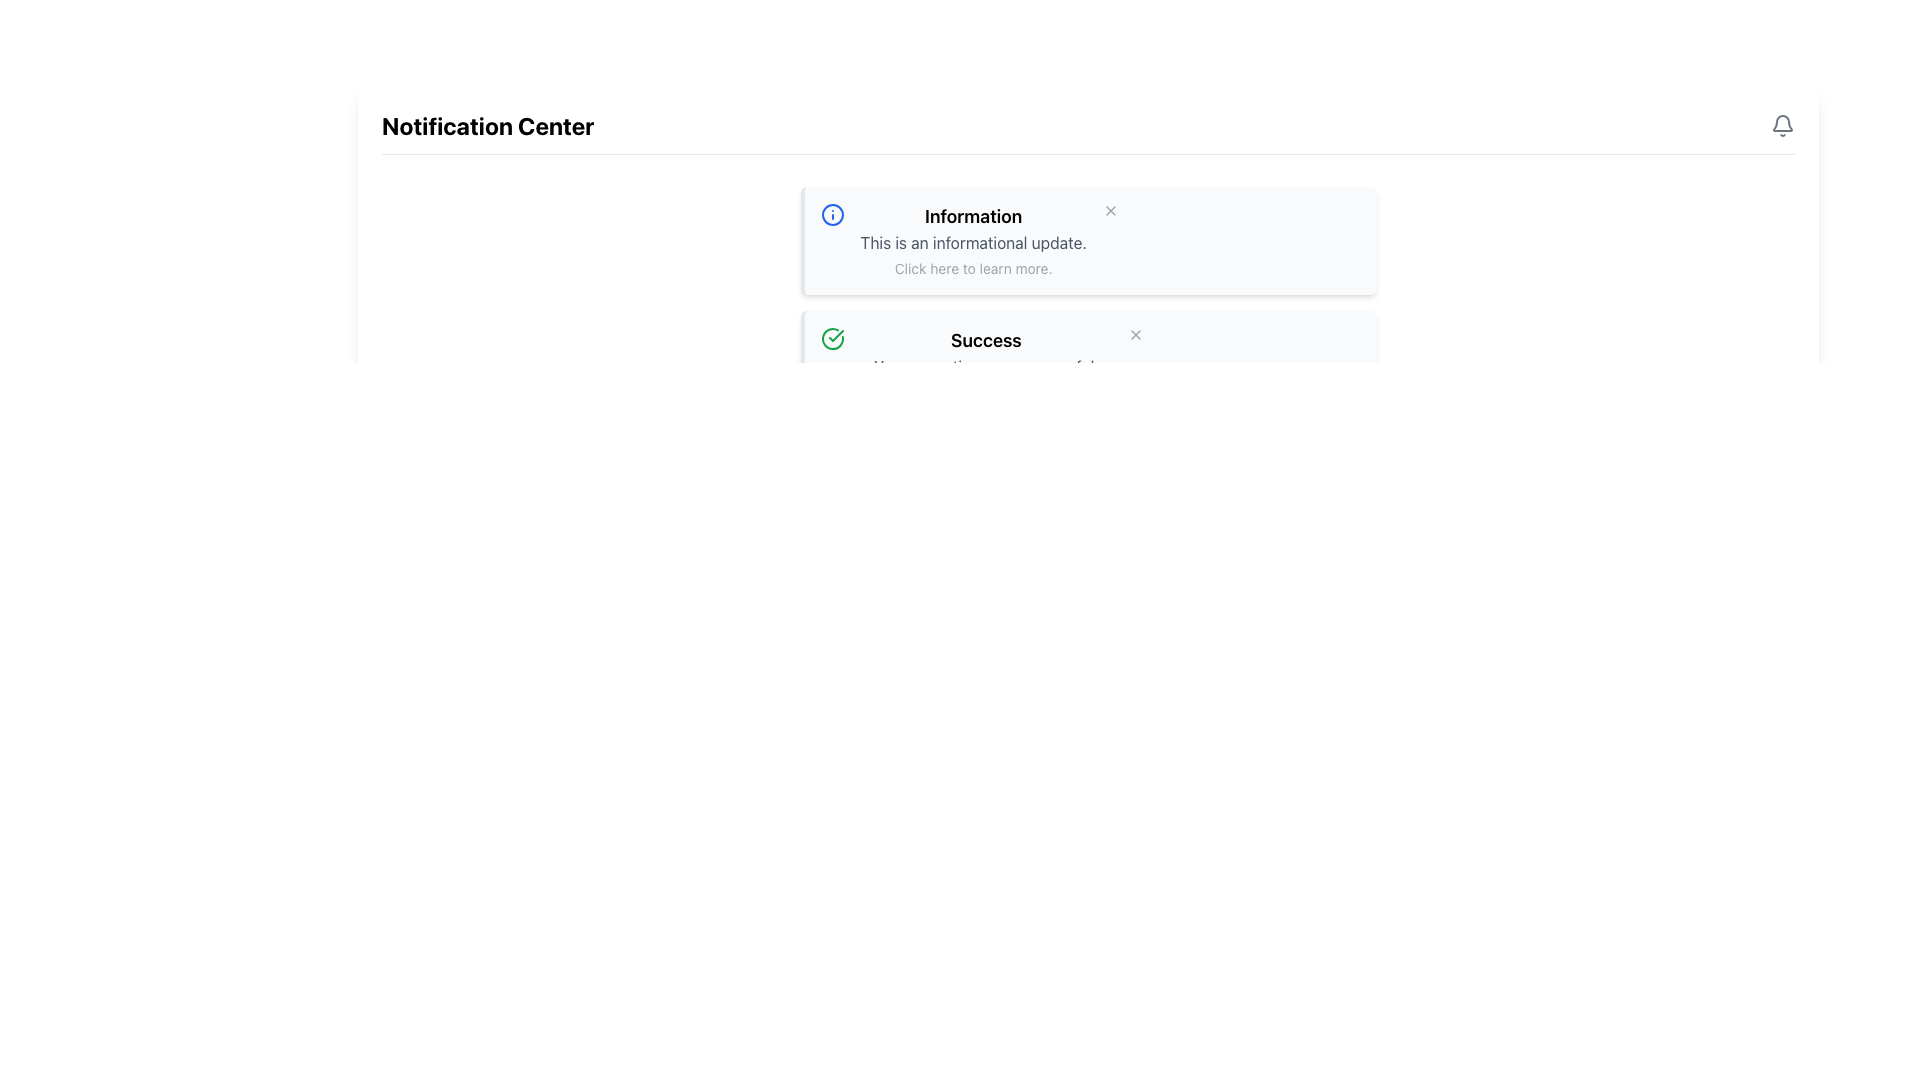 This screenshot has width=1920, height=1080. I want to click on the 'Click here to learn more.' text within the Notification Block that has the headline 'Information' and subline 'This is an informational update.', so click(973, 239).